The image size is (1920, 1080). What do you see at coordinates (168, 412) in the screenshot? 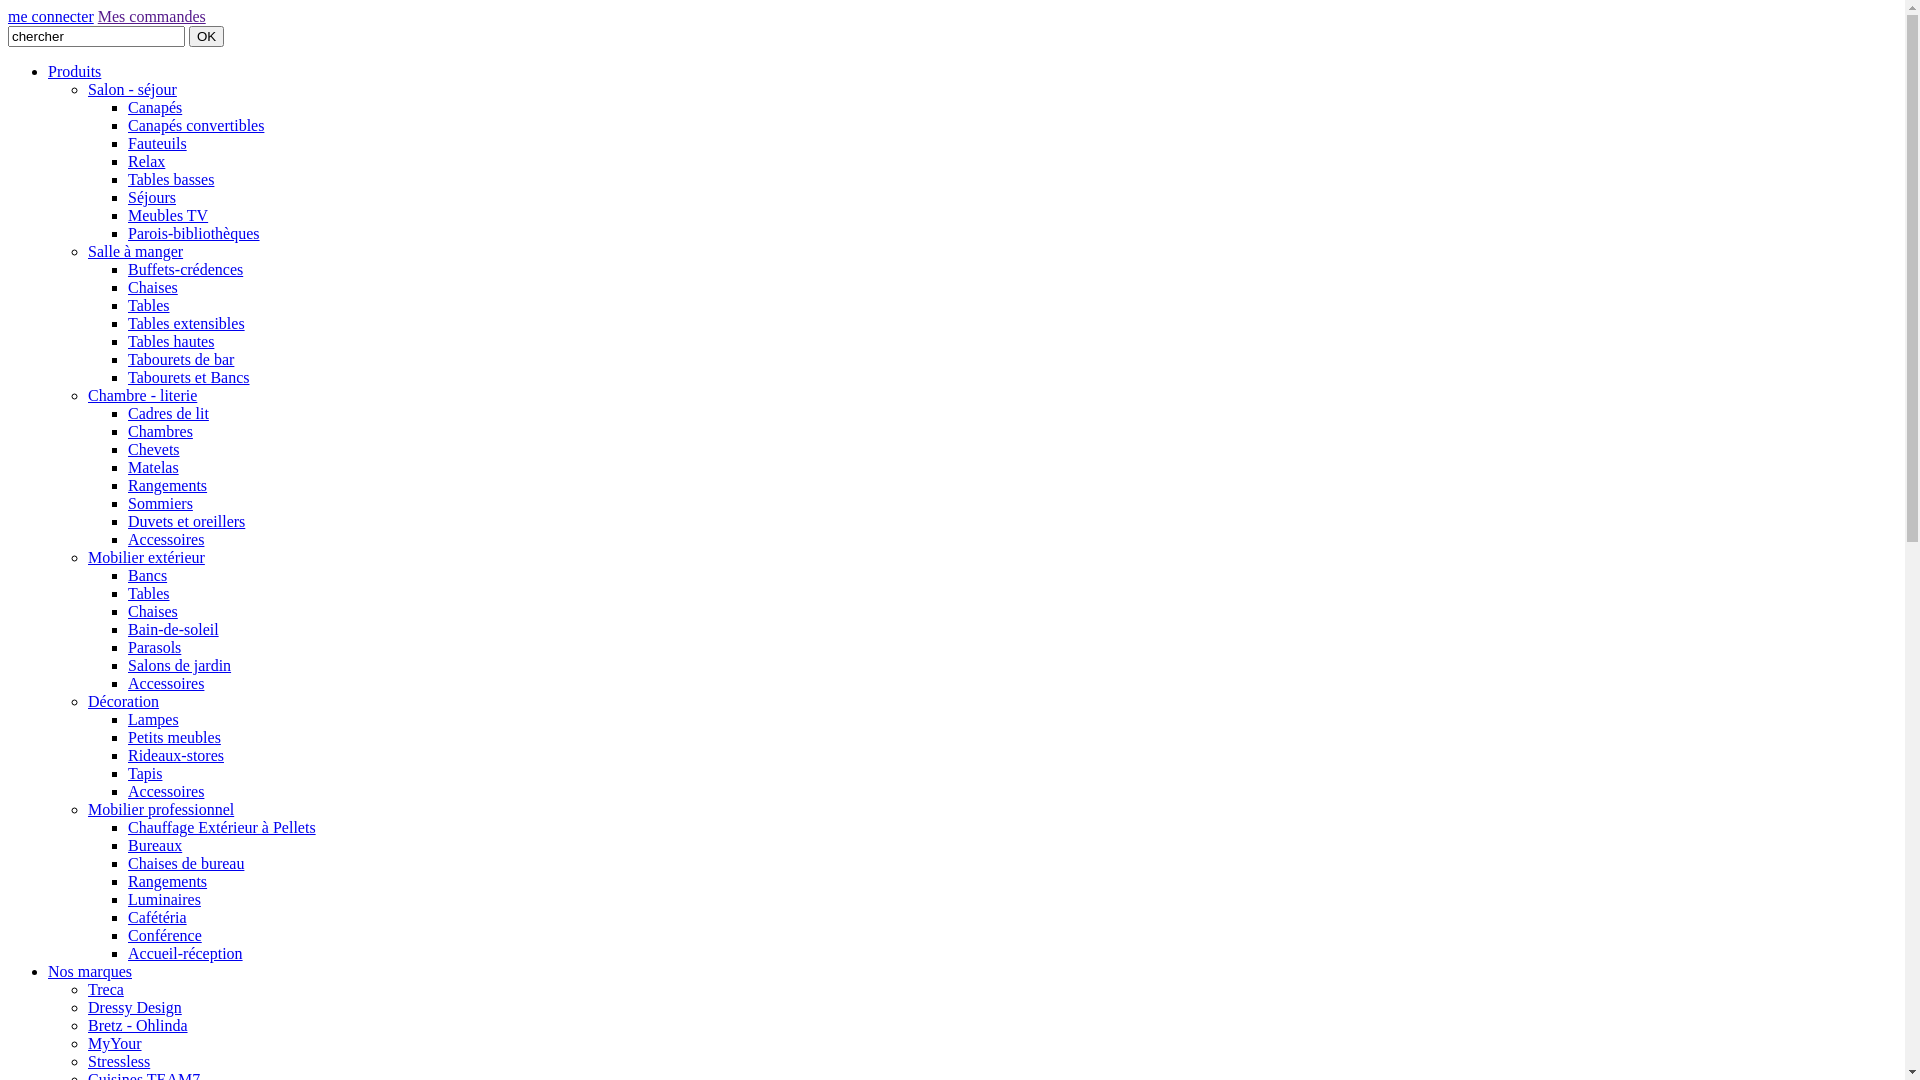
I see `'Cadres de lit'` at bounding box center [168, 412].